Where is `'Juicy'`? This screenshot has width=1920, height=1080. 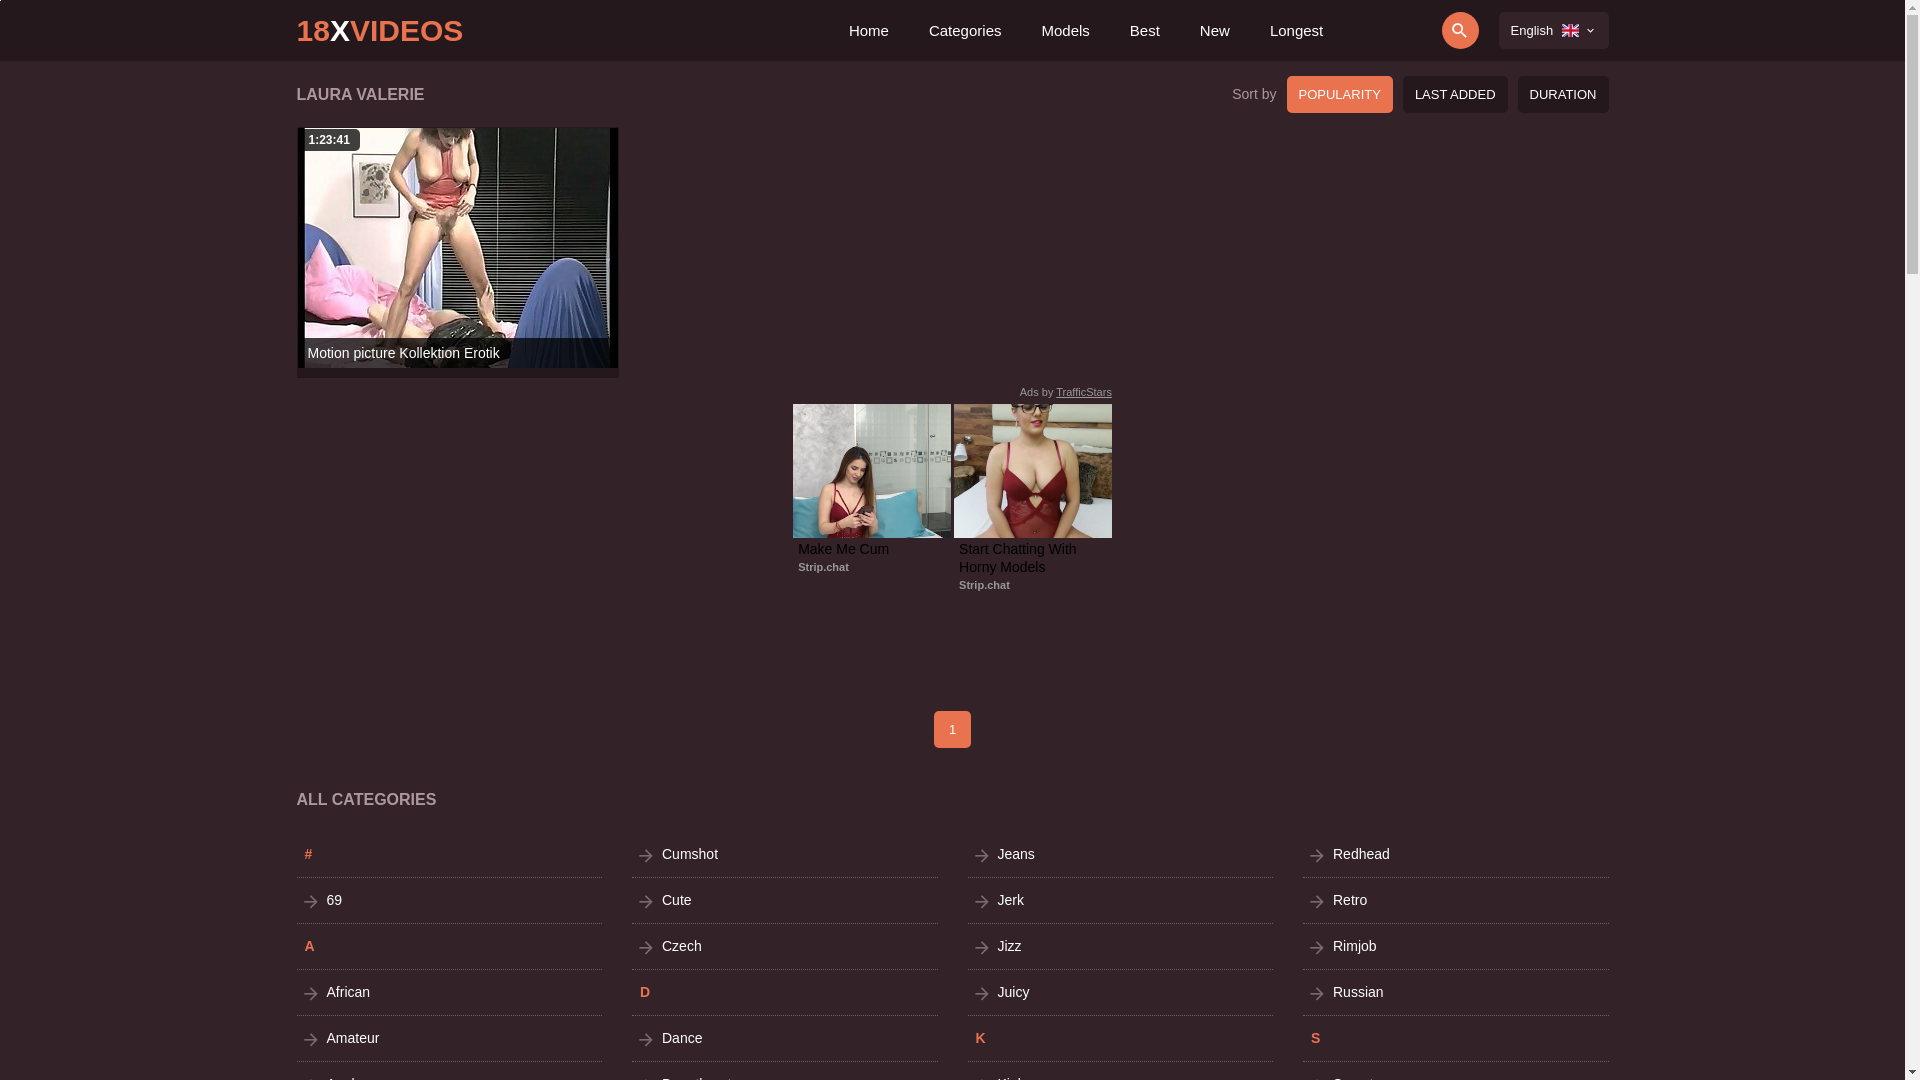
'Juicy' is located at coordinates (1121, 992).